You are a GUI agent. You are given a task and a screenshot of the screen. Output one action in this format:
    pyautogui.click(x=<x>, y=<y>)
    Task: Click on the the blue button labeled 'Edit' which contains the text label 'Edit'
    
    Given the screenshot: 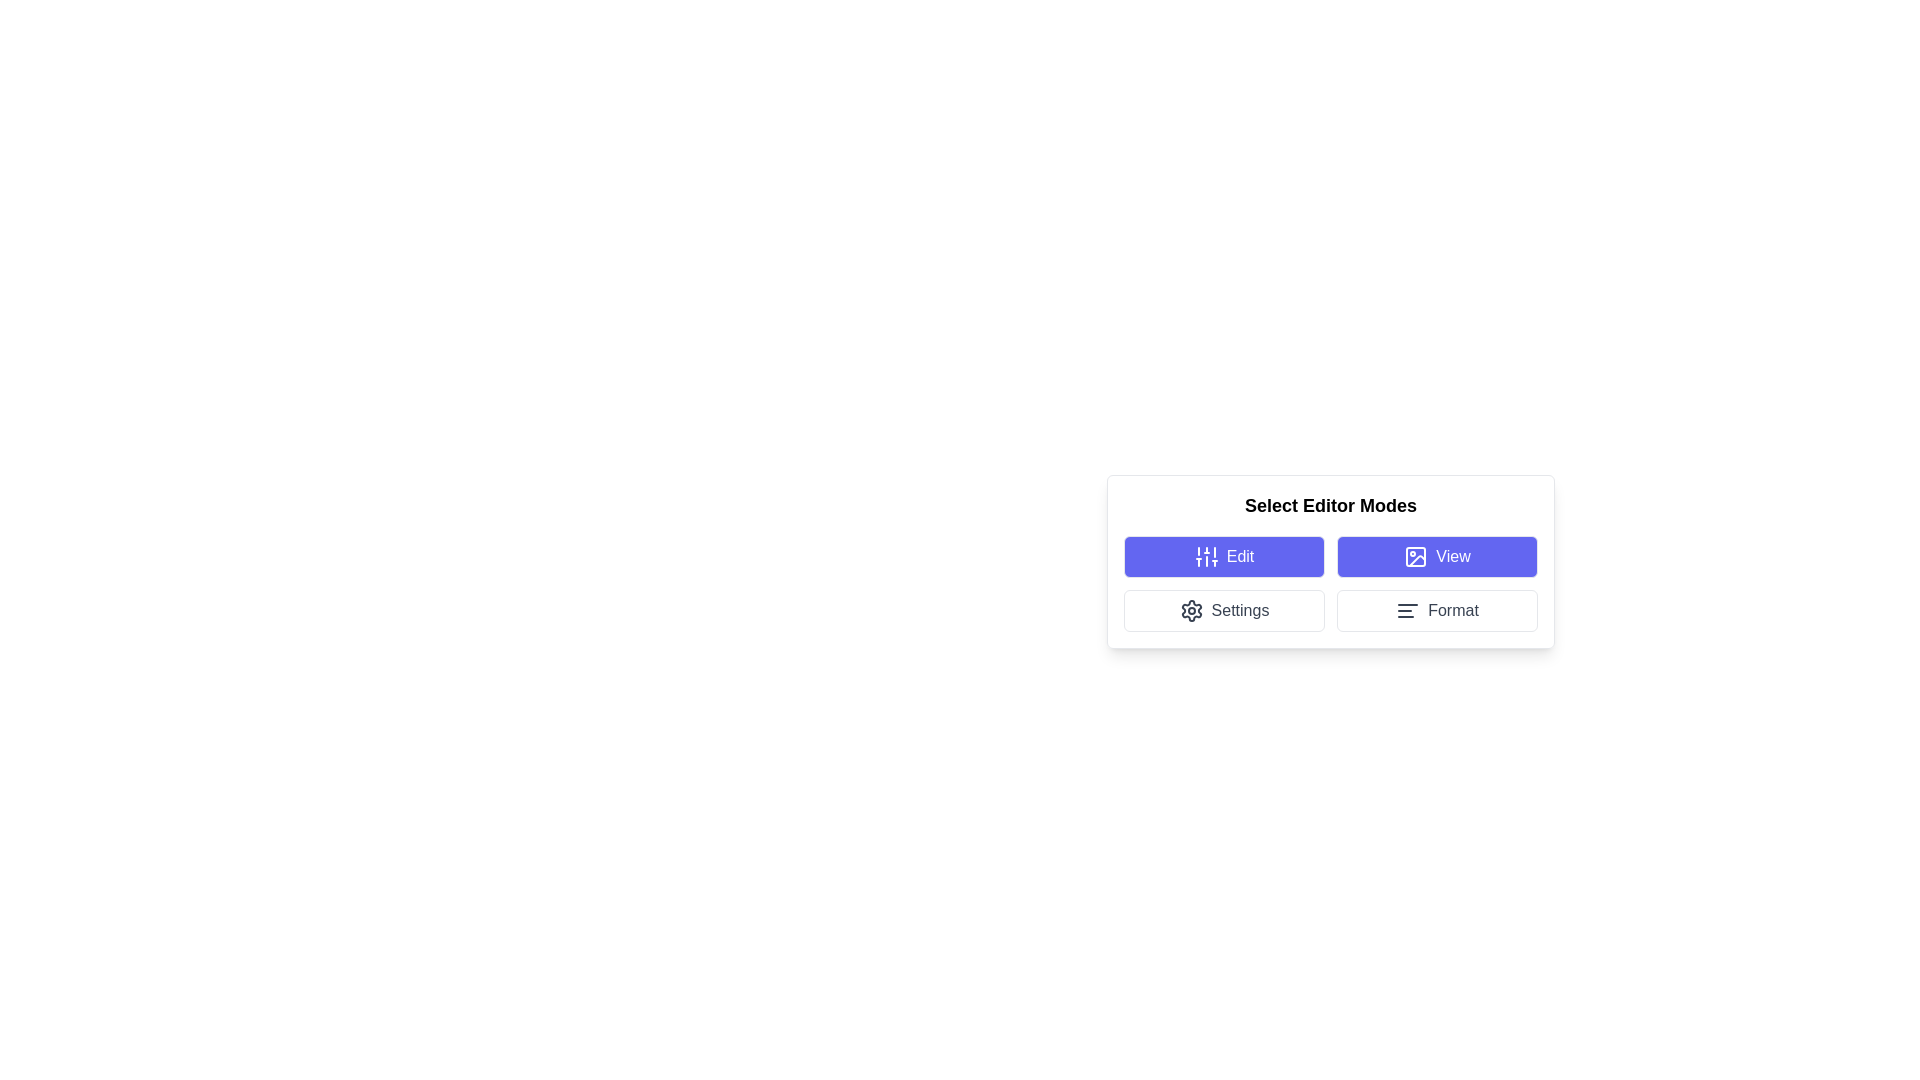 What is the action you would take?
    pyautogui.click(x=1238, y=556)
    